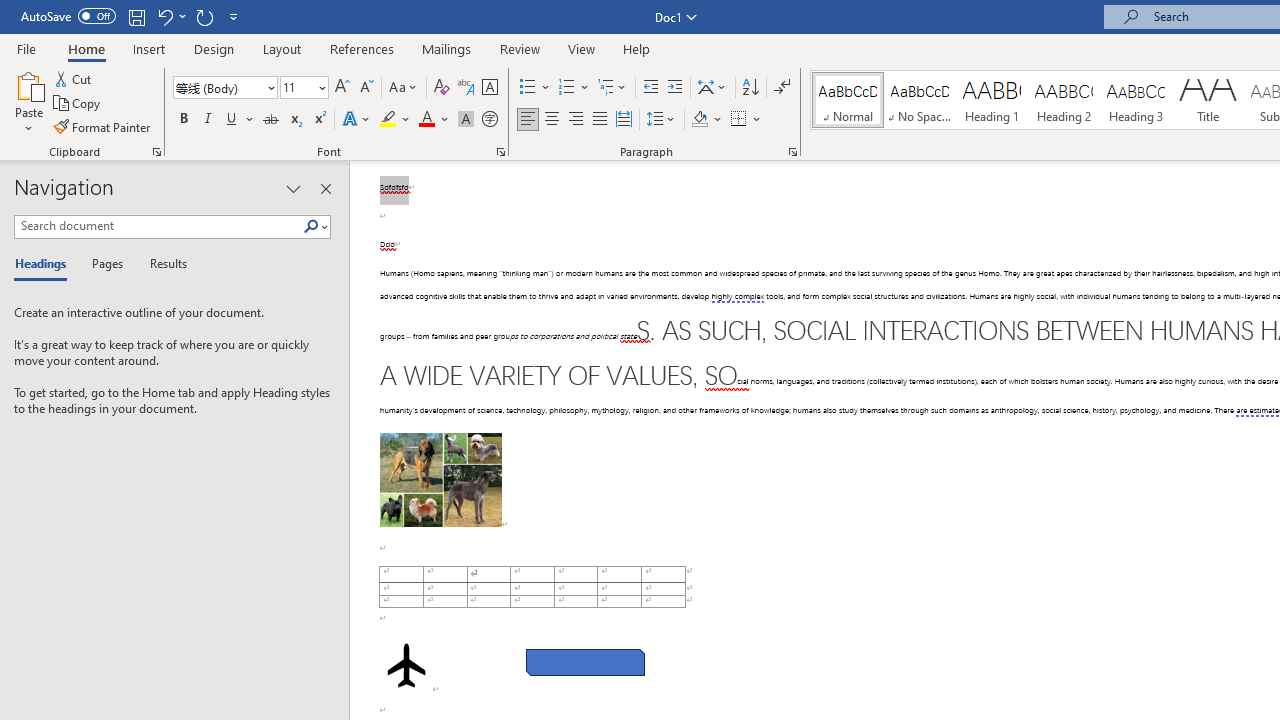 Image resolution: width=1280 pixels, height=720 pixels. I want to click on 'Borders', so click(738, 119).